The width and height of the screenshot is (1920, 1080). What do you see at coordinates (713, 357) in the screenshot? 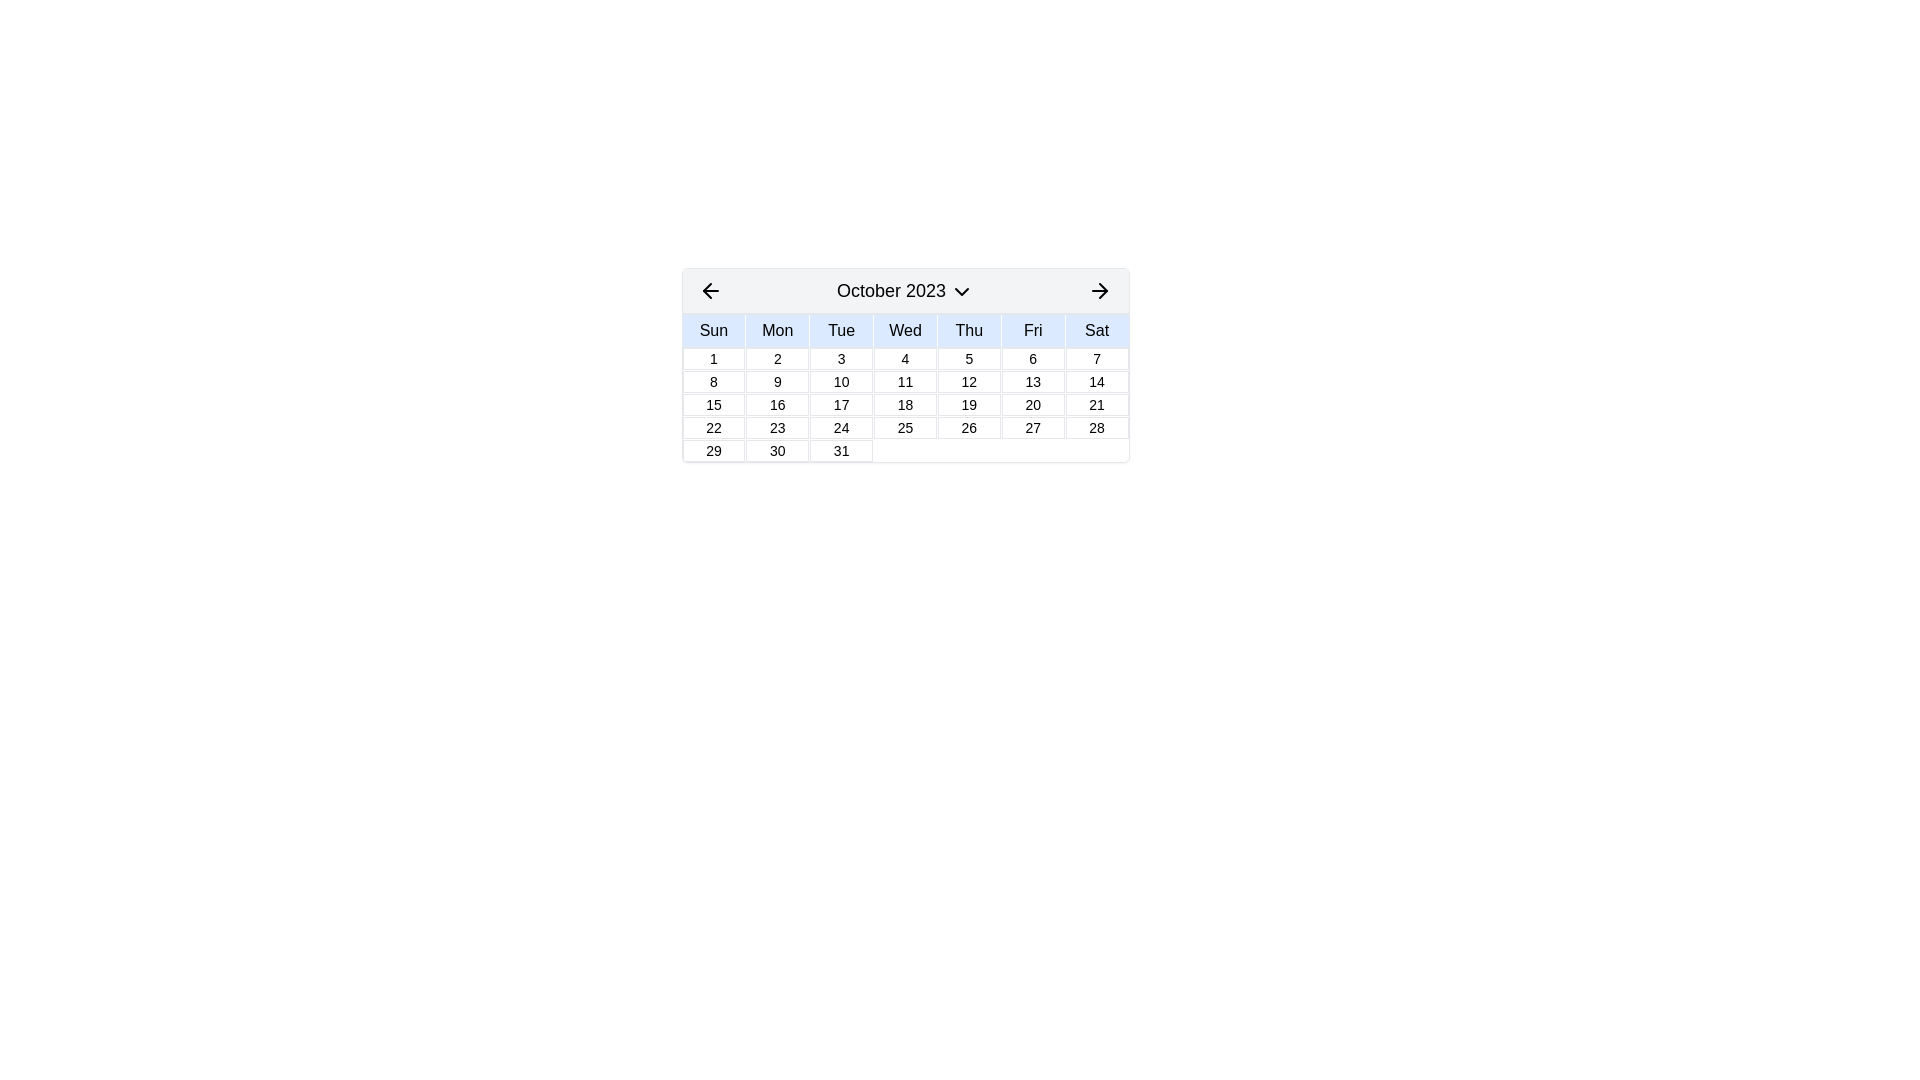
I see `the first day of the month in the calendar view, which is represented by the number '1' in the top-left corner of the grid` at bounding box center [713, 357].